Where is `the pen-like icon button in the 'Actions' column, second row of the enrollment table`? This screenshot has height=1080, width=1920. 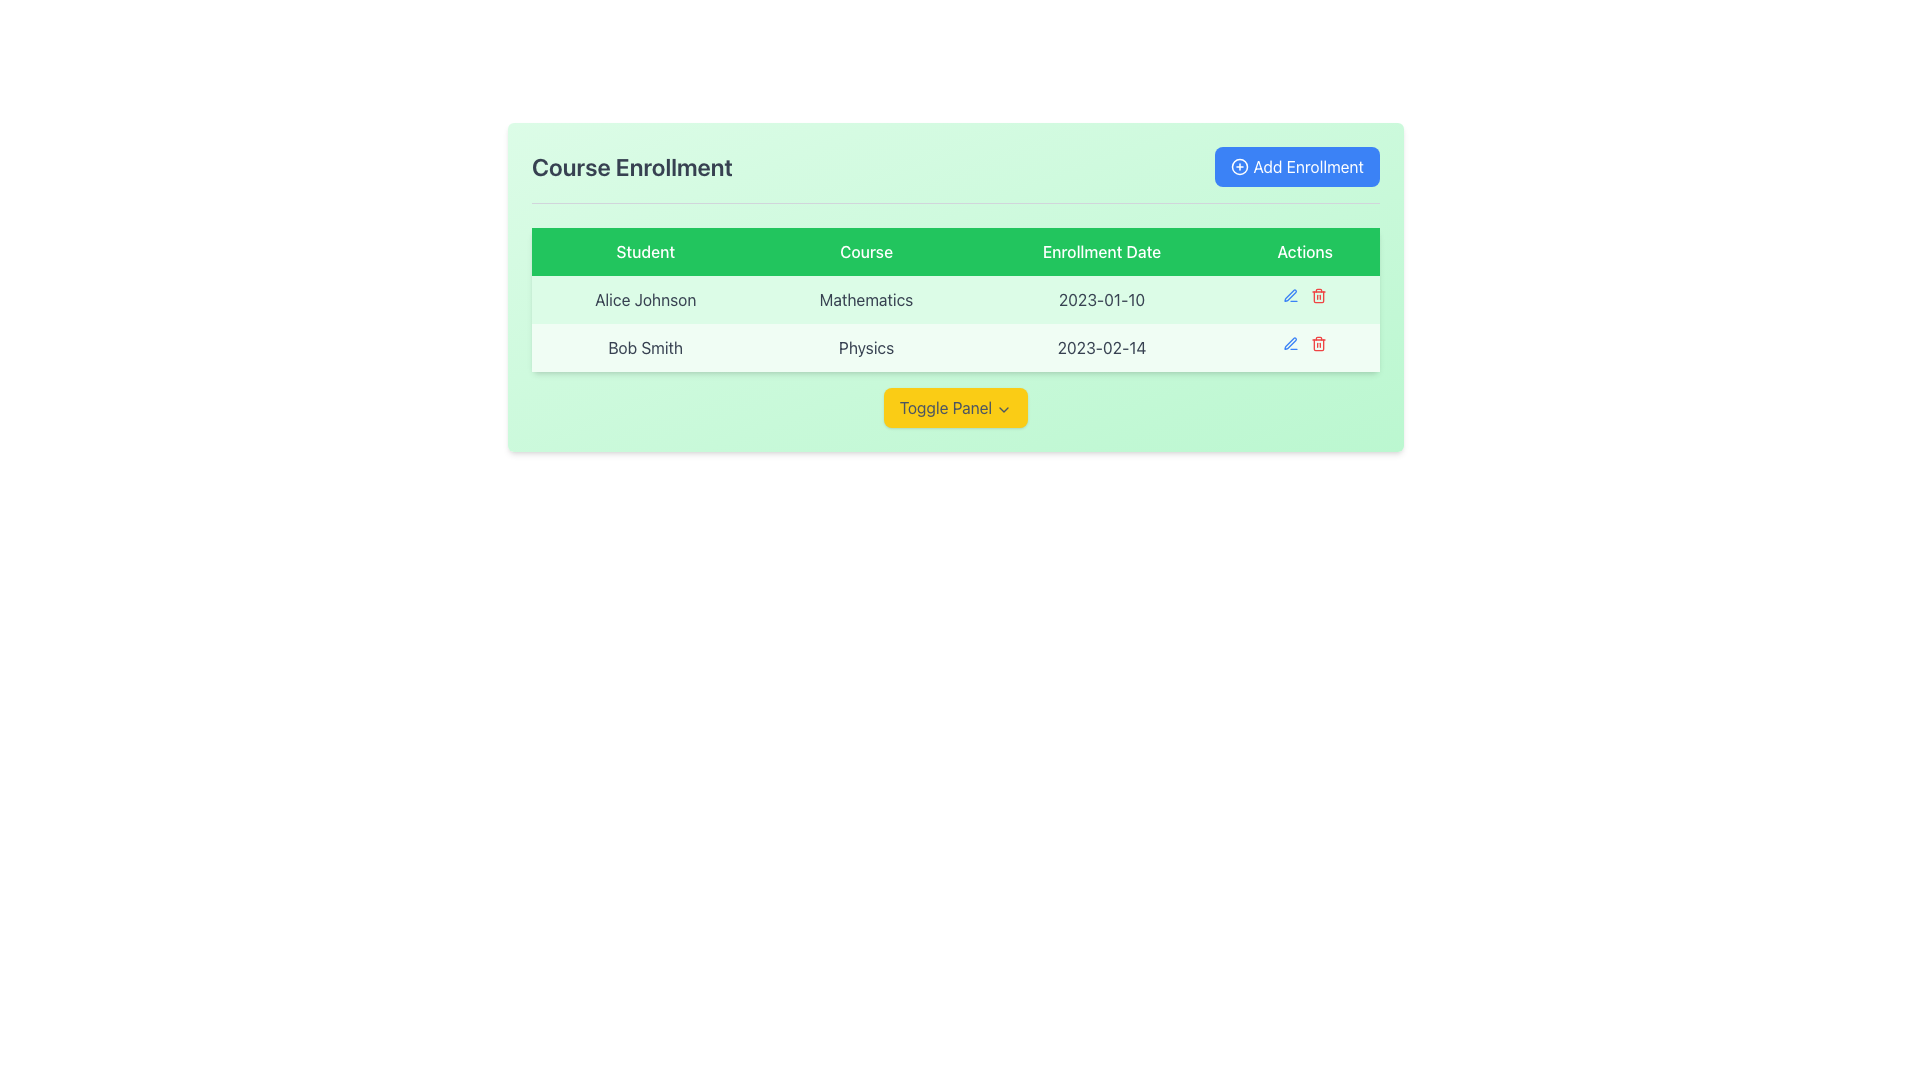 the pen-like icon button in the 'Actions' column, second row of the enrollment table is located at coordinates (1290, 342).